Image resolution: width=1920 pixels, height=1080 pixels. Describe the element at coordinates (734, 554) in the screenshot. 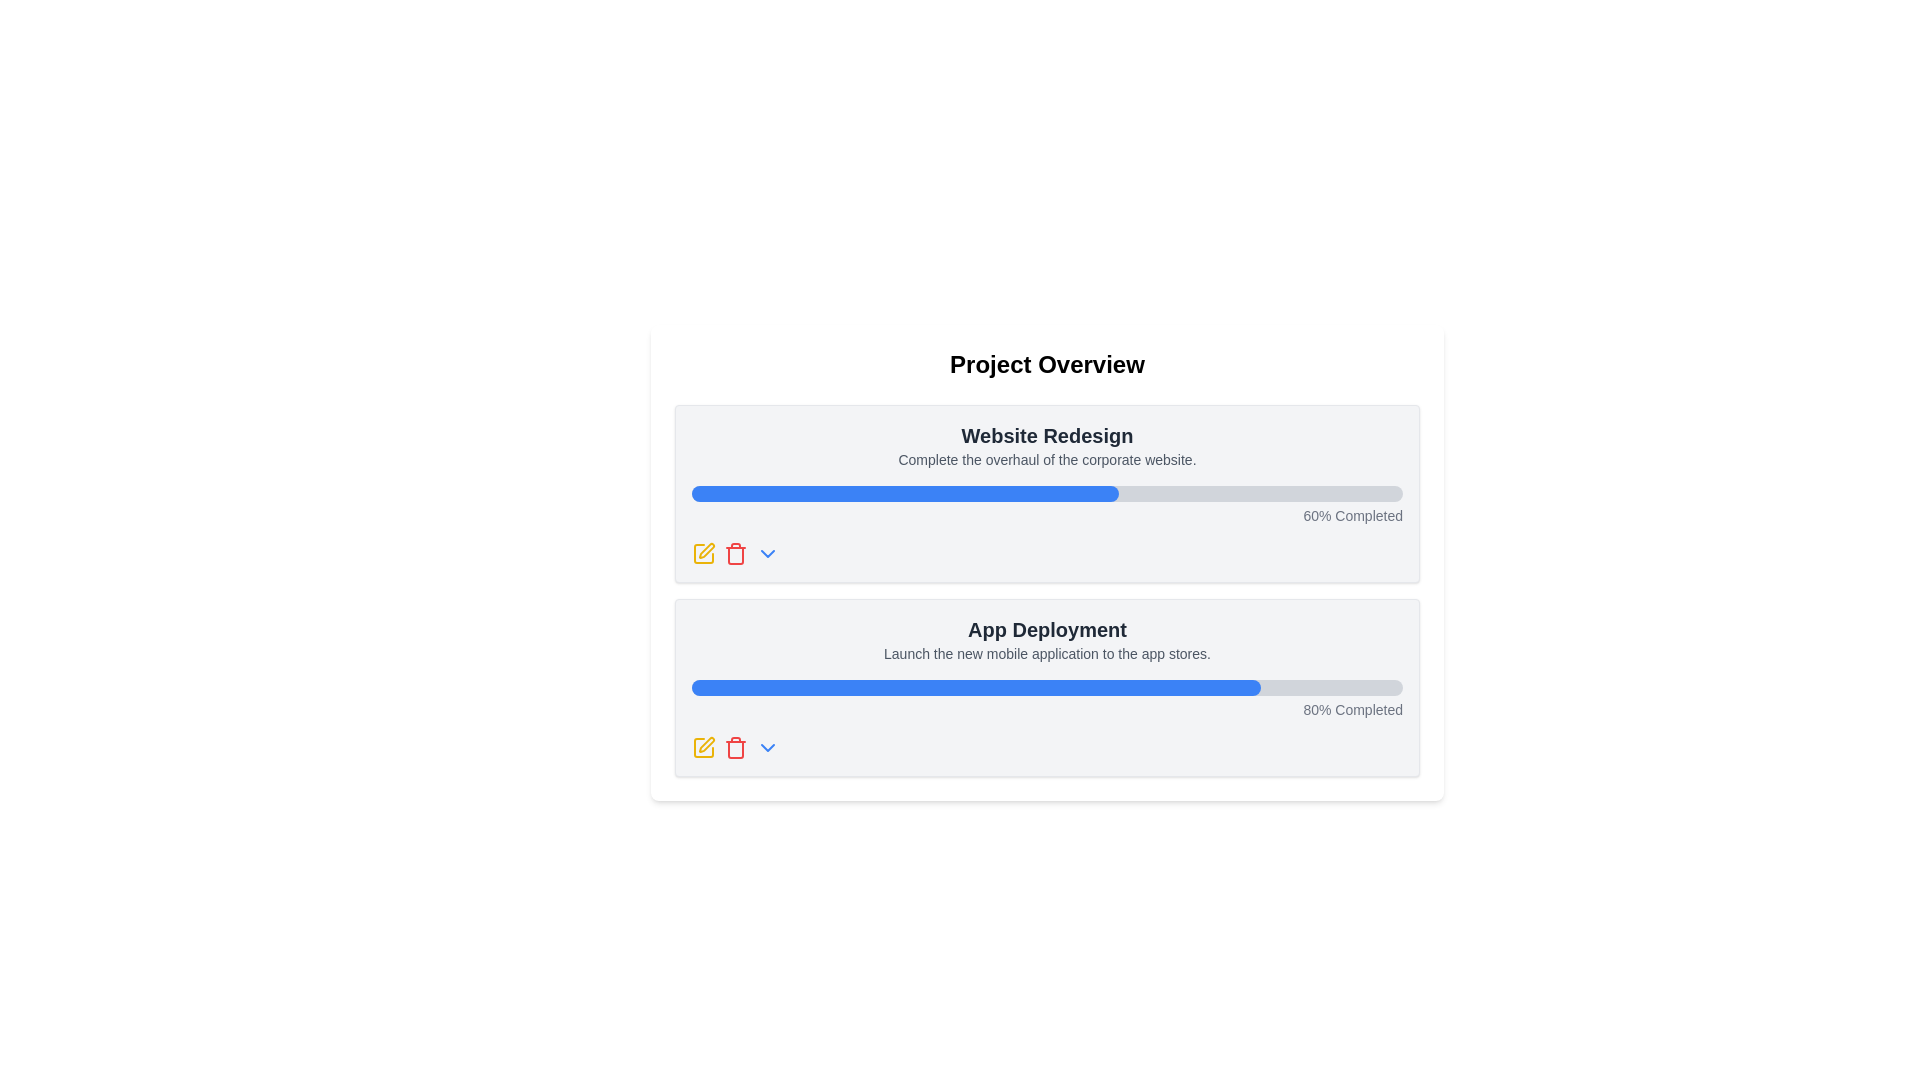

I see `the trash icon button with a red stroke color, positioned as the second icon from the left below the 'App Deployment' progress bar` at that location.